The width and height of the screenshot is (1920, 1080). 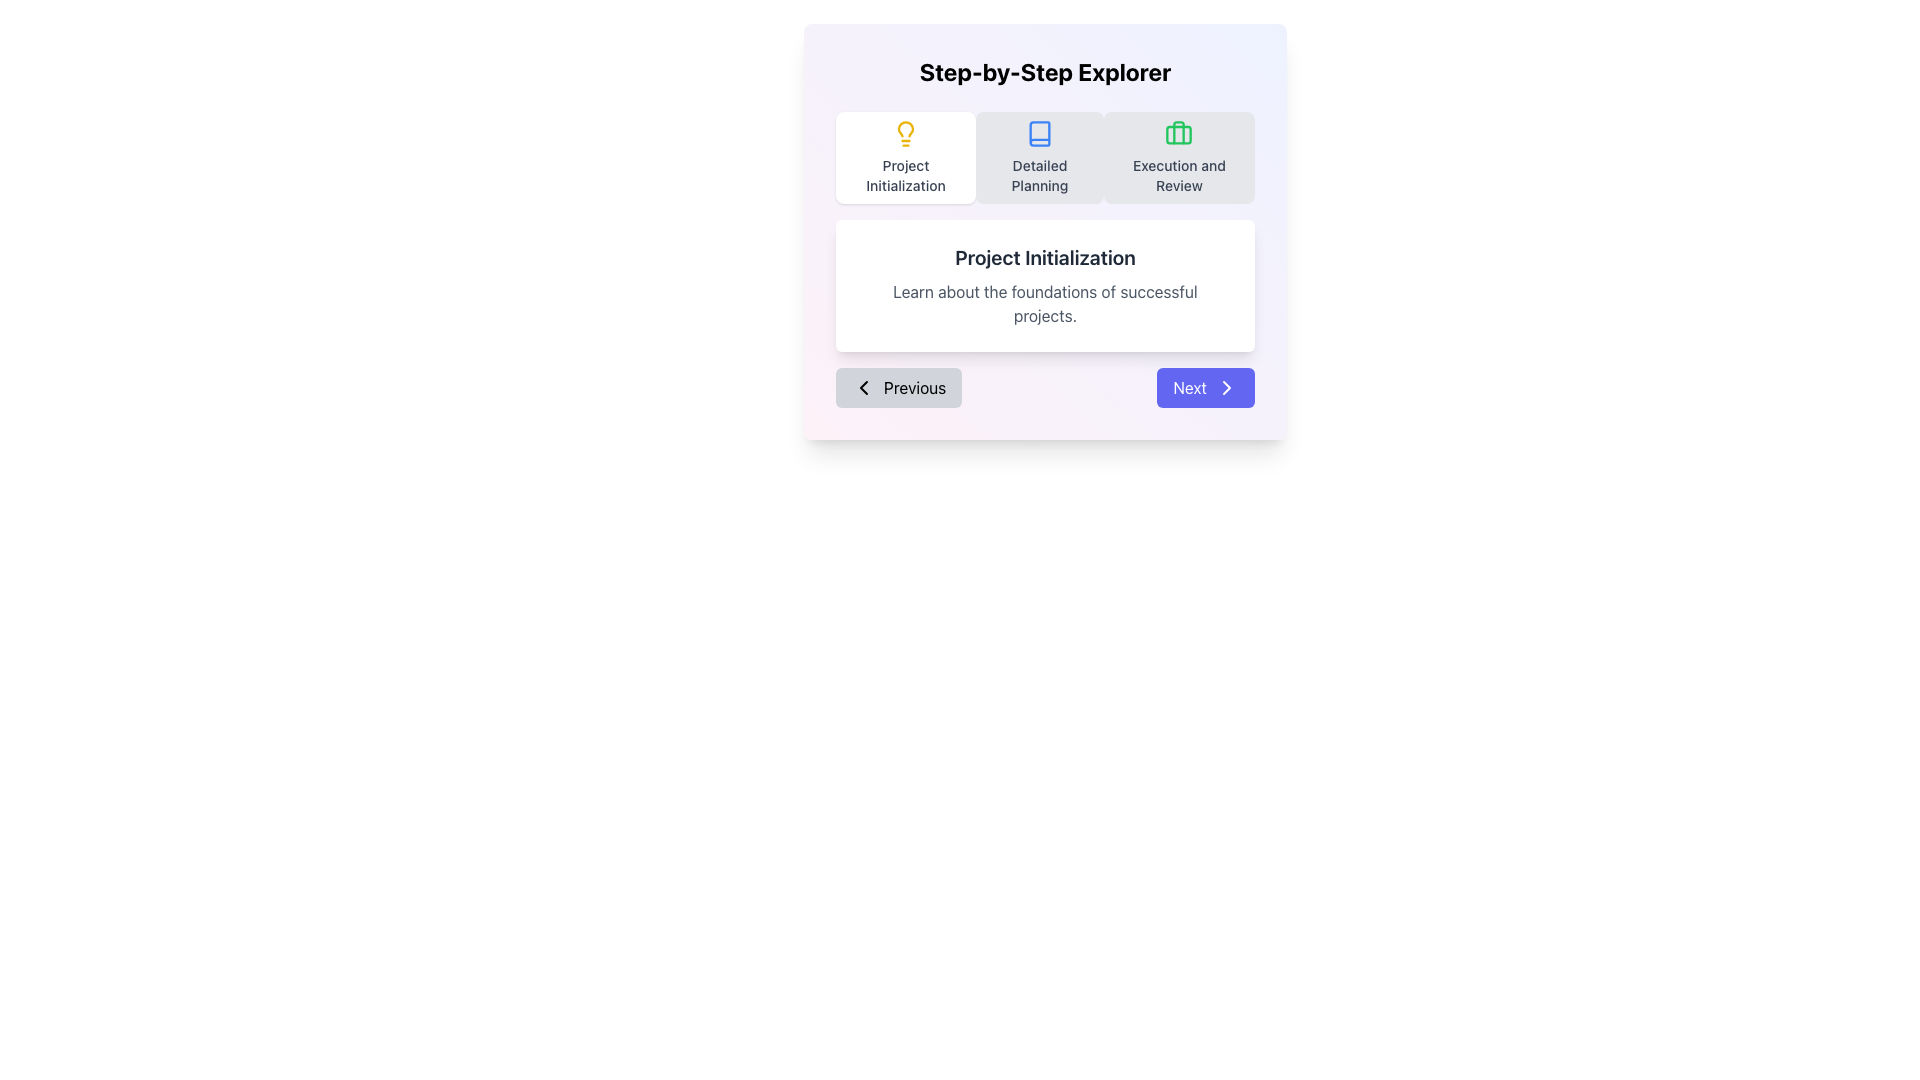 What do you see at coordinates (905, 175) in the screenshot?
I see `the text label displaying 'Project Initialization', which is located at the center of the first card in a row of three cards` at bounding box center [905, 175].